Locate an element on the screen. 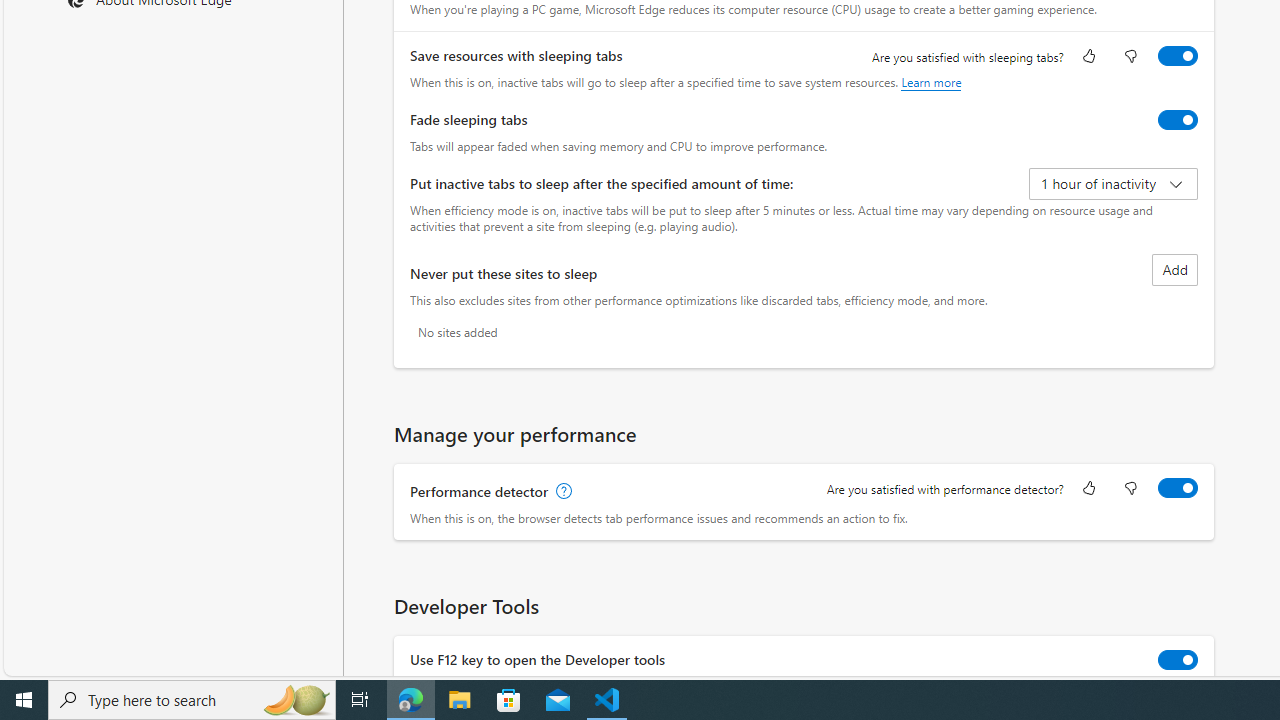 The width and height of the screenshot is (1280, 720). 'Performance detector' is located at coordinates (1178, 488).